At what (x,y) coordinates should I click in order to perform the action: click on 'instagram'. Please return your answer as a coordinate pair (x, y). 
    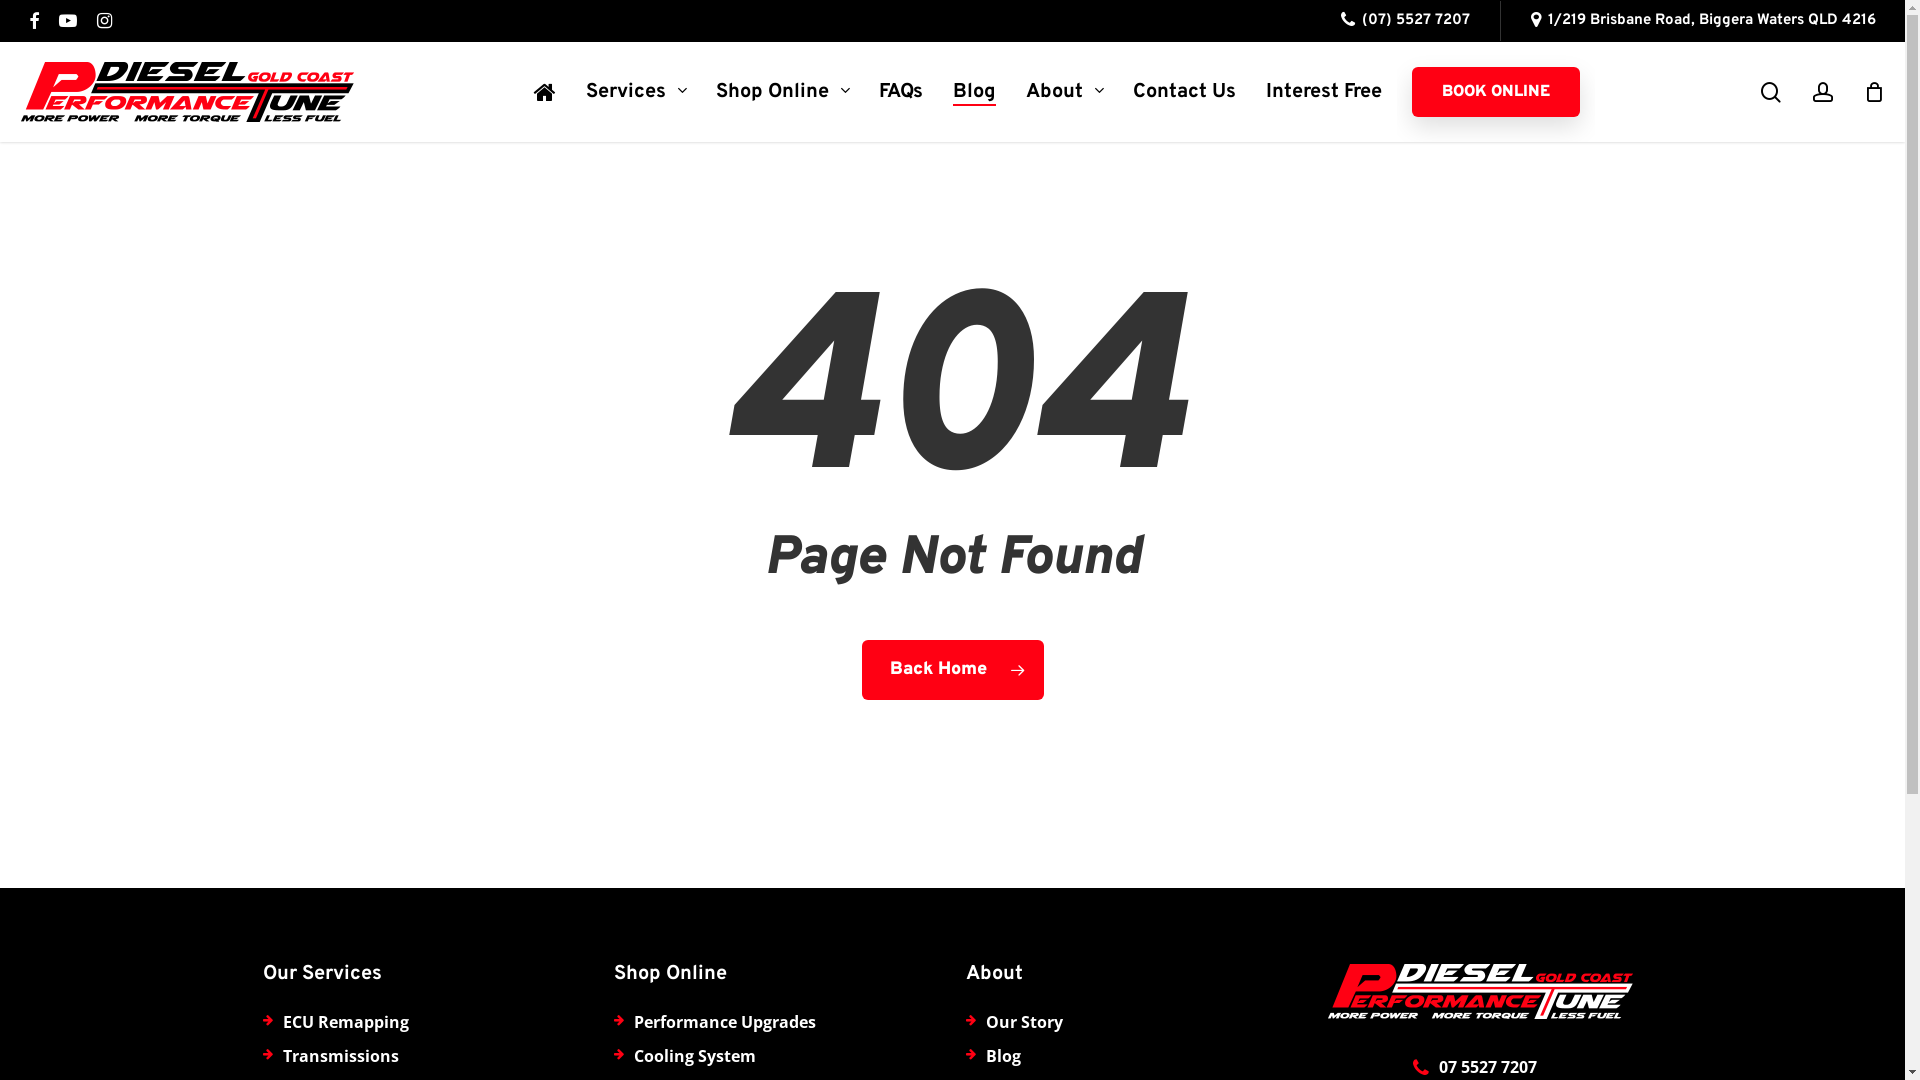
    Looking at the image, I should click on (103, 20).